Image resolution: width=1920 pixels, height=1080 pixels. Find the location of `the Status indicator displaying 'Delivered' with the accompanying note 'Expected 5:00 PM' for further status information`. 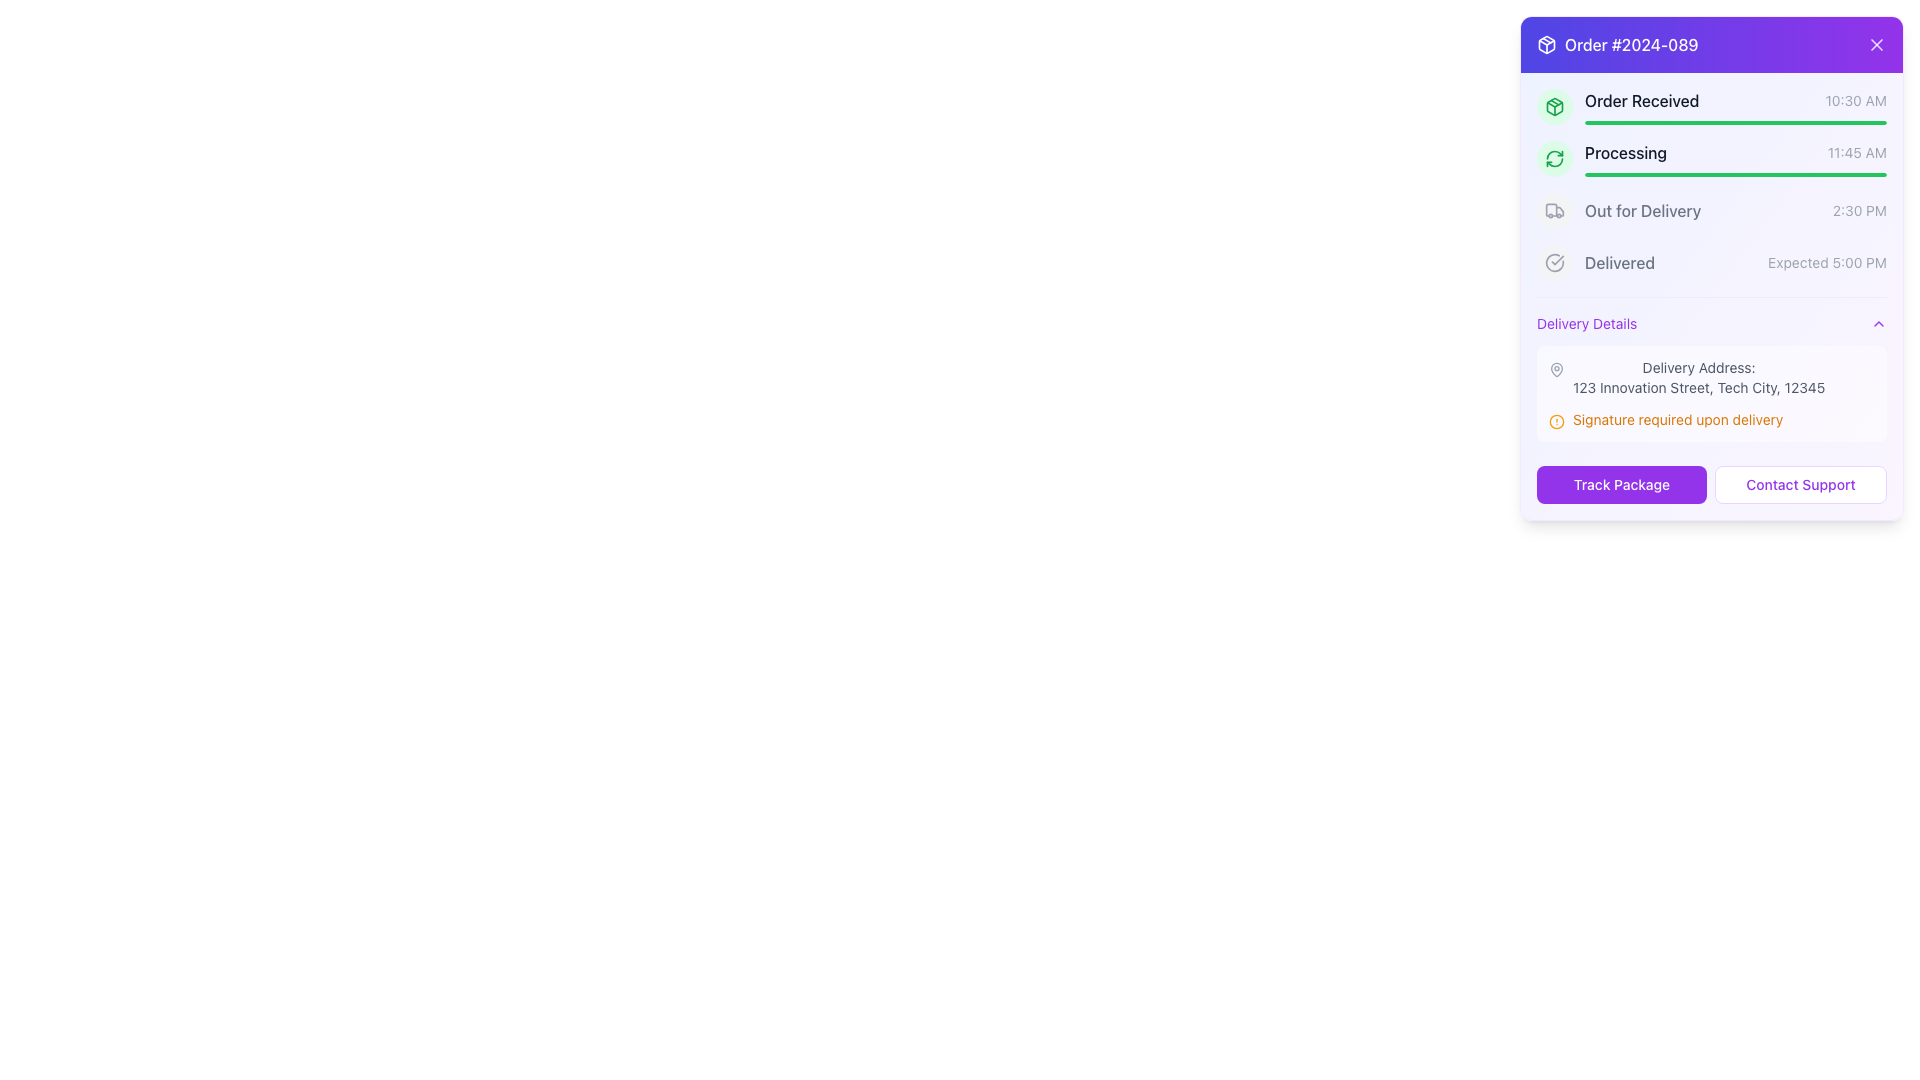

the Status indicator displaying 'Delivered' with the accompanying note 'Expected 5:00 PM' for further status information is located at coordinates (1711, 261).